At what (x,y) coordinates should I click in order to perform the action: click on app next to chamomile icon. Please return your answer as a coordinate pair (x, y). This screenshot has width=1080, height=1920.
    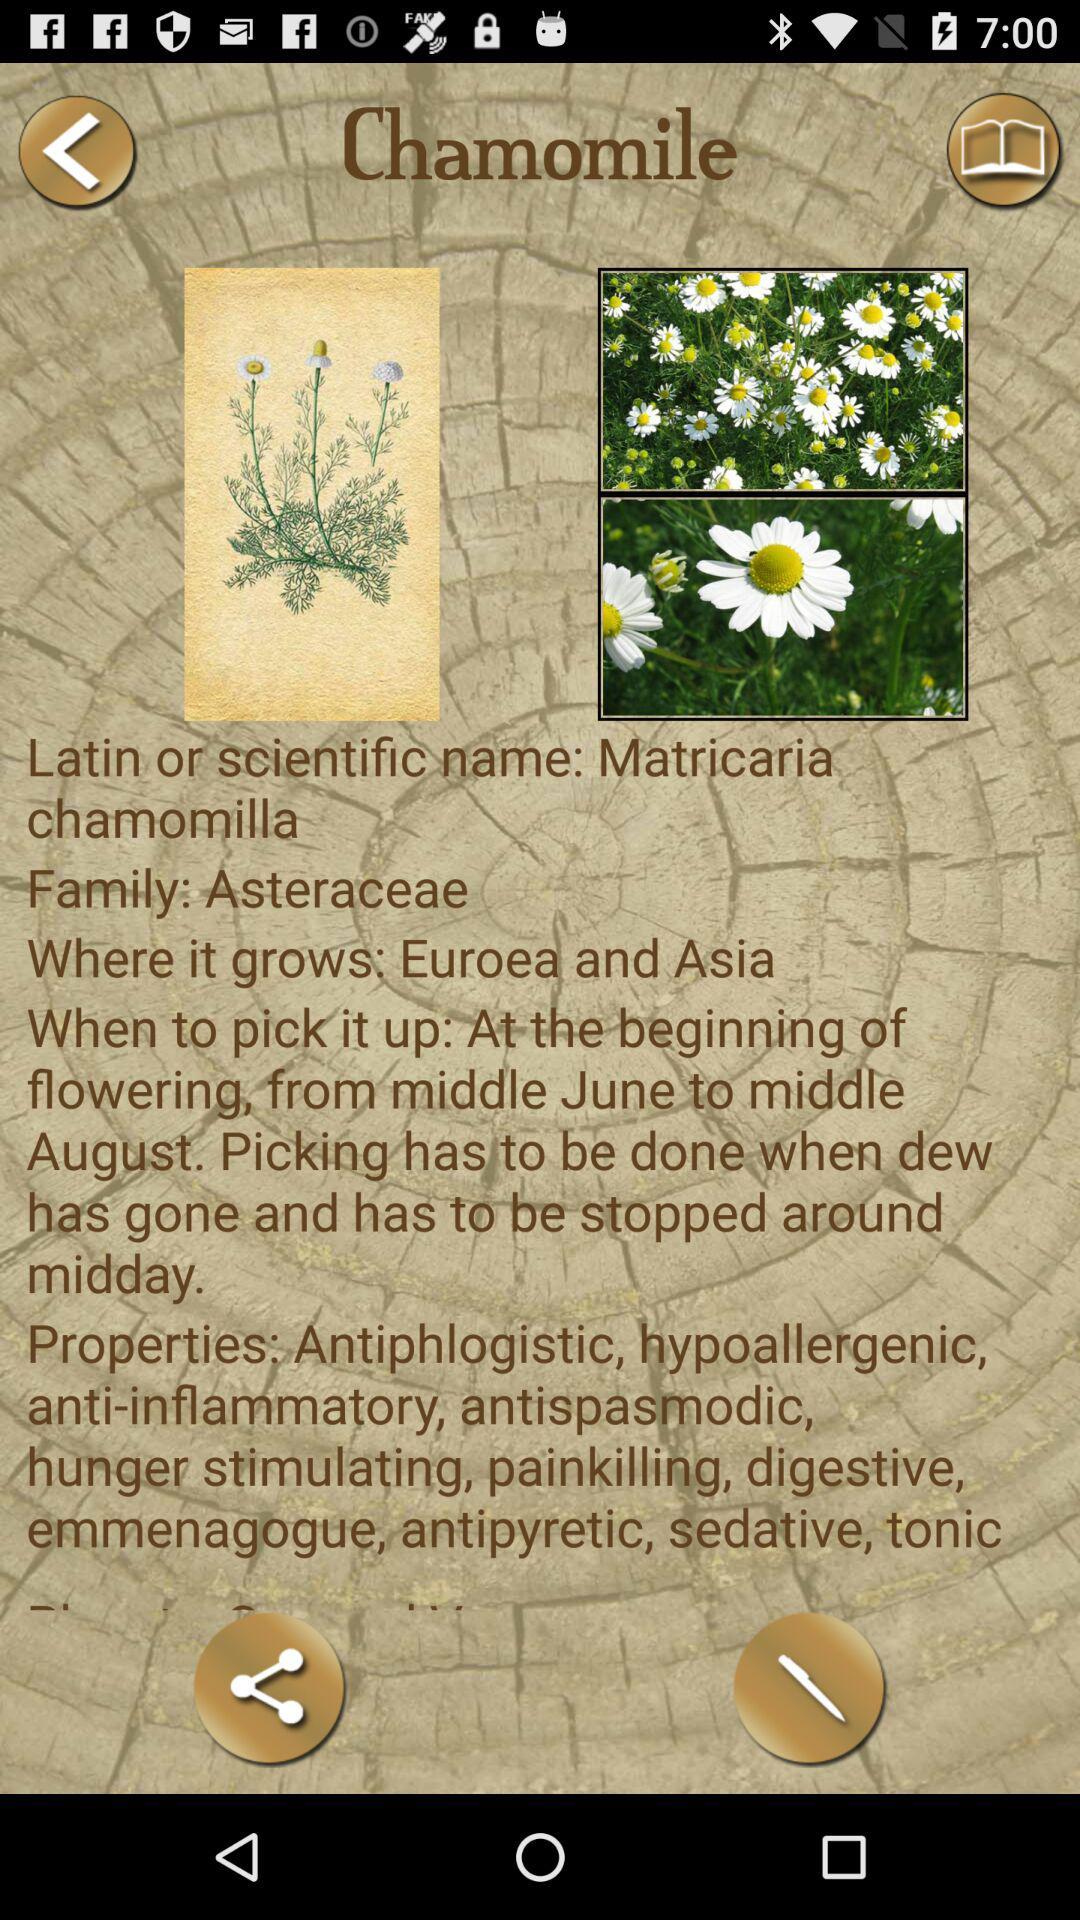
    Looking at the image, I should click on (75, 151).